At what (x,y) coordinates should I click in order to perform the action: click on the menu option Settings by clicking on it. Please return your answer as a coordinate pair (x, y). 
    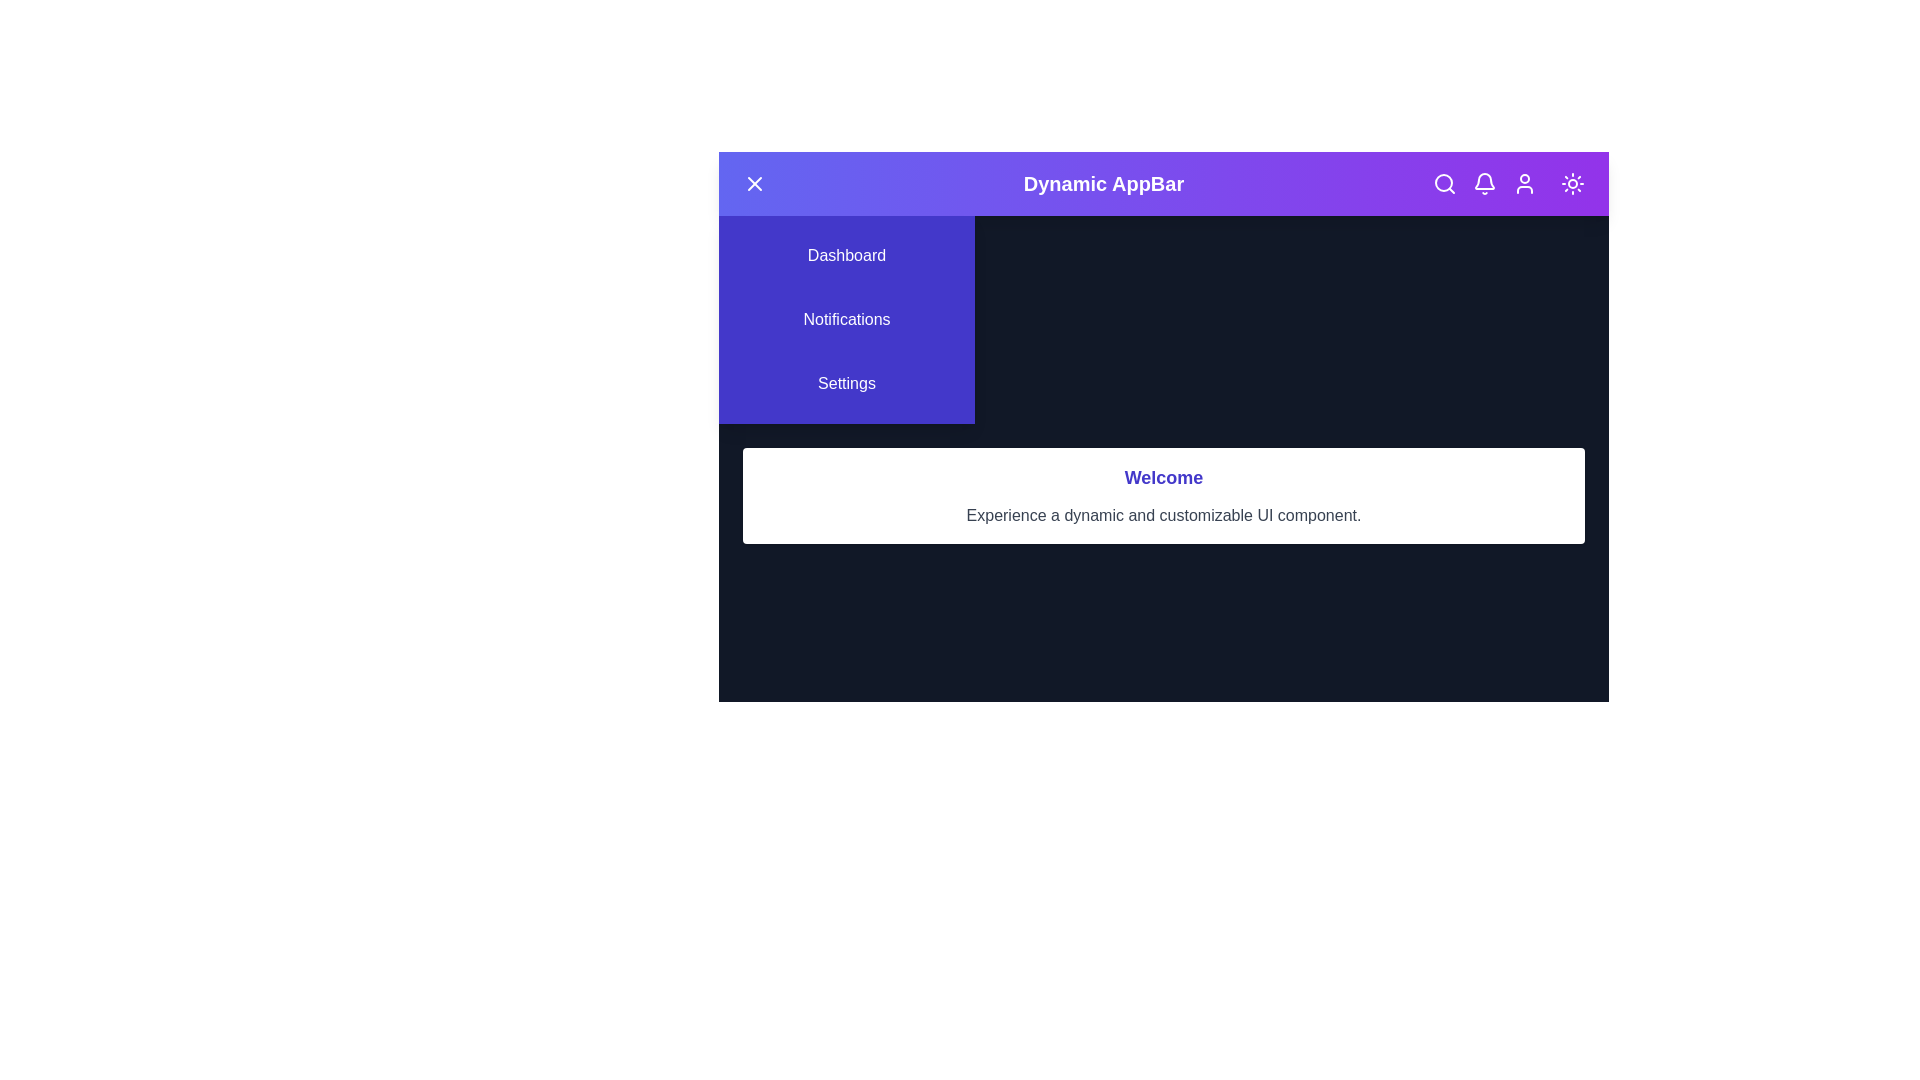
    Looking at the image, I should click on (846, 384).